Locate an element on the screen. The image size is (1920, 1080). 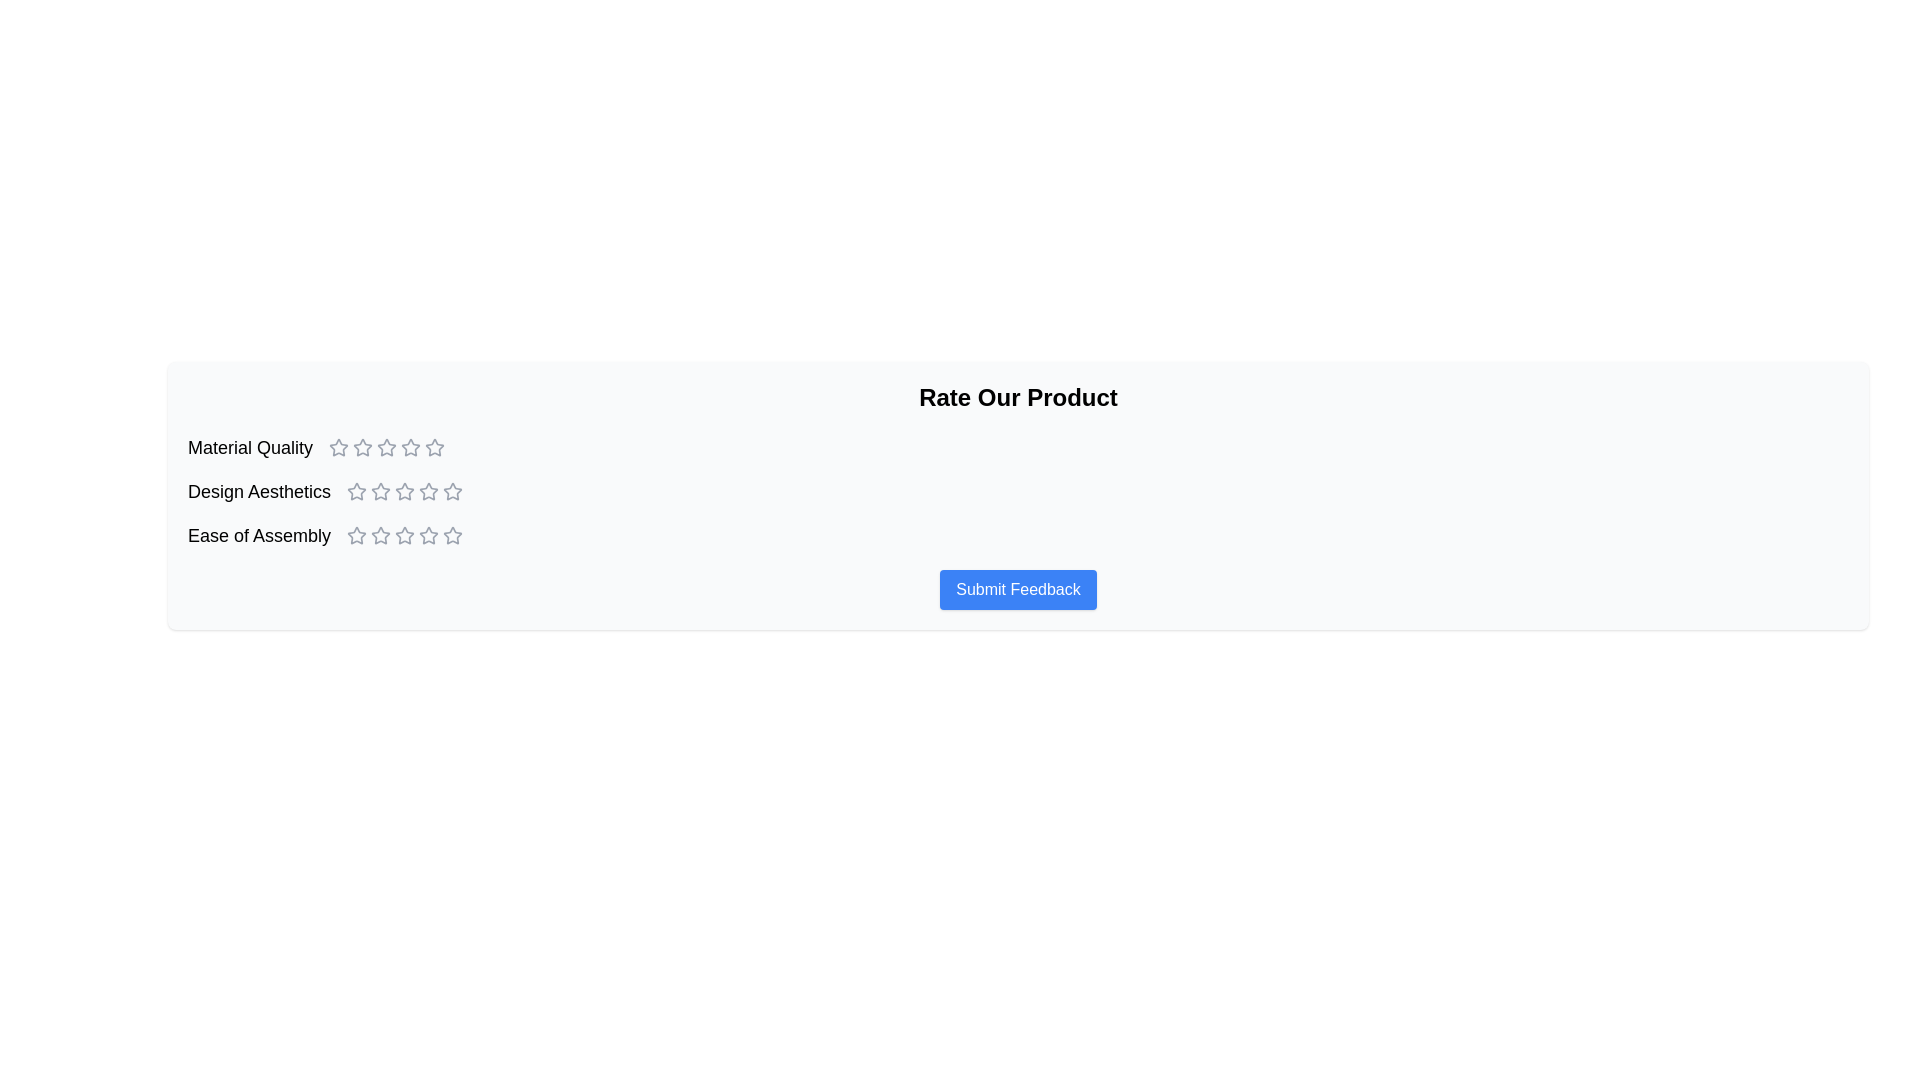
the third star icon in the 'Design Aesthetics' rating section to set the rating value to three stars is located at coordinates (428, 491).